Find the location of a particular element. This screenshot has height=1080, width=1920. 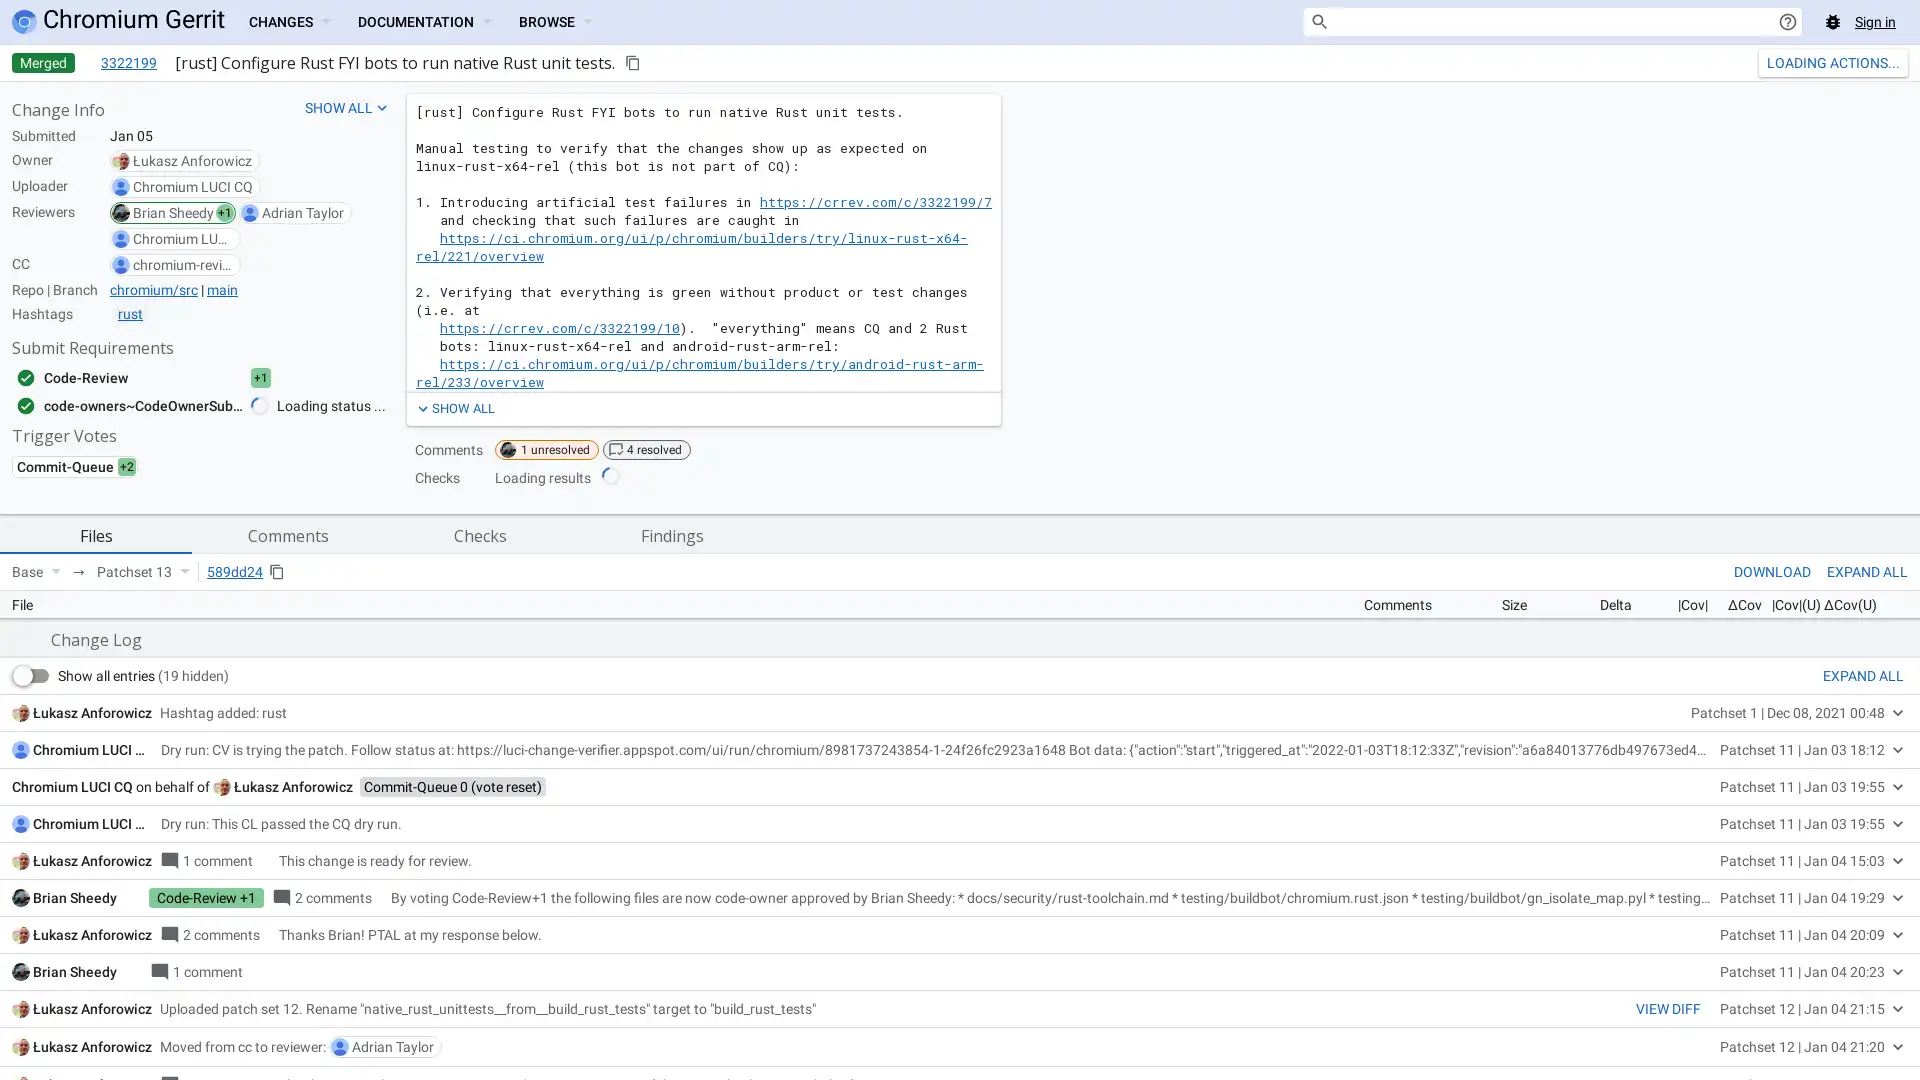

CHANGES is located at coordinates (287, 22).